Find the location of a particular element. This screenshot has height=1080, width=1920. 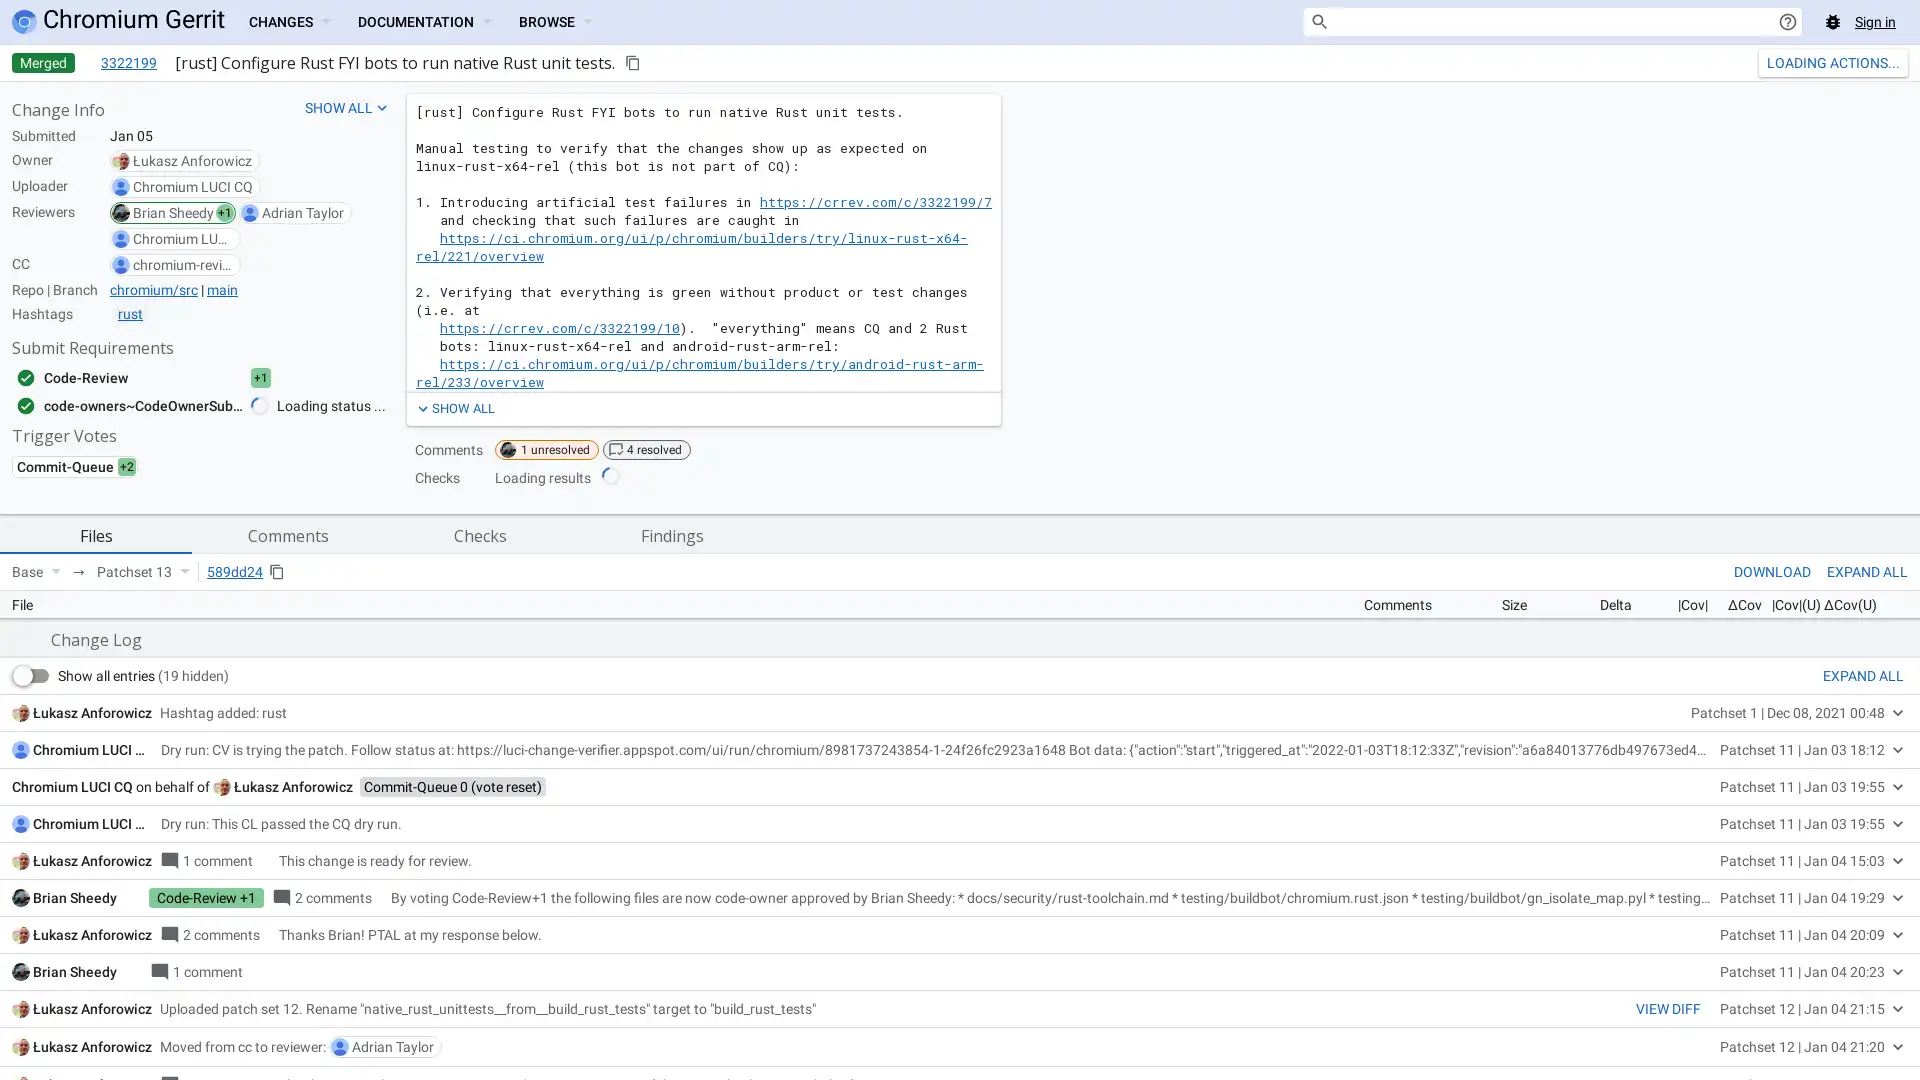

CHANGES is located at coordinates (287, 22).